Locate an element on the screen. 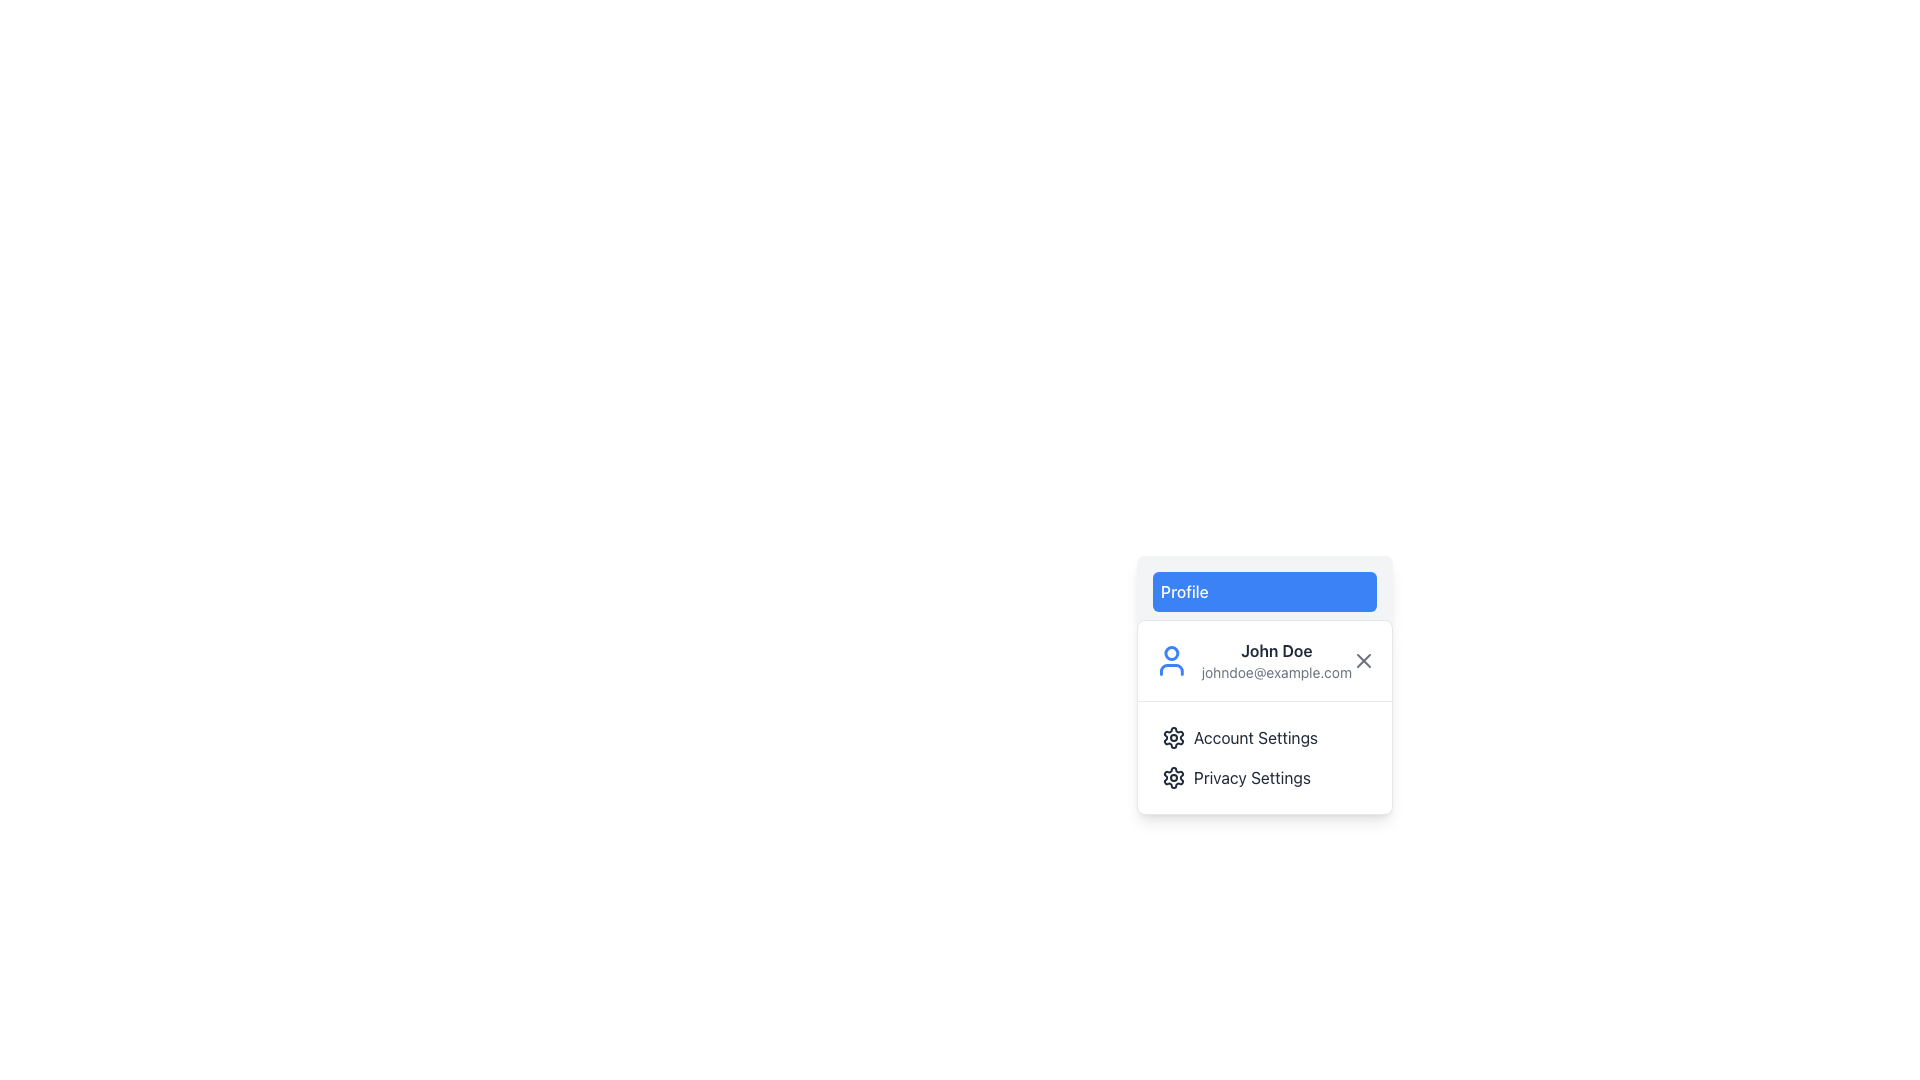 The width and height of the screenshot is (1920, 1080). the 'Privacy Settings' button with a gear icon in the dropdown menu is located at coordinates (1264, 777).